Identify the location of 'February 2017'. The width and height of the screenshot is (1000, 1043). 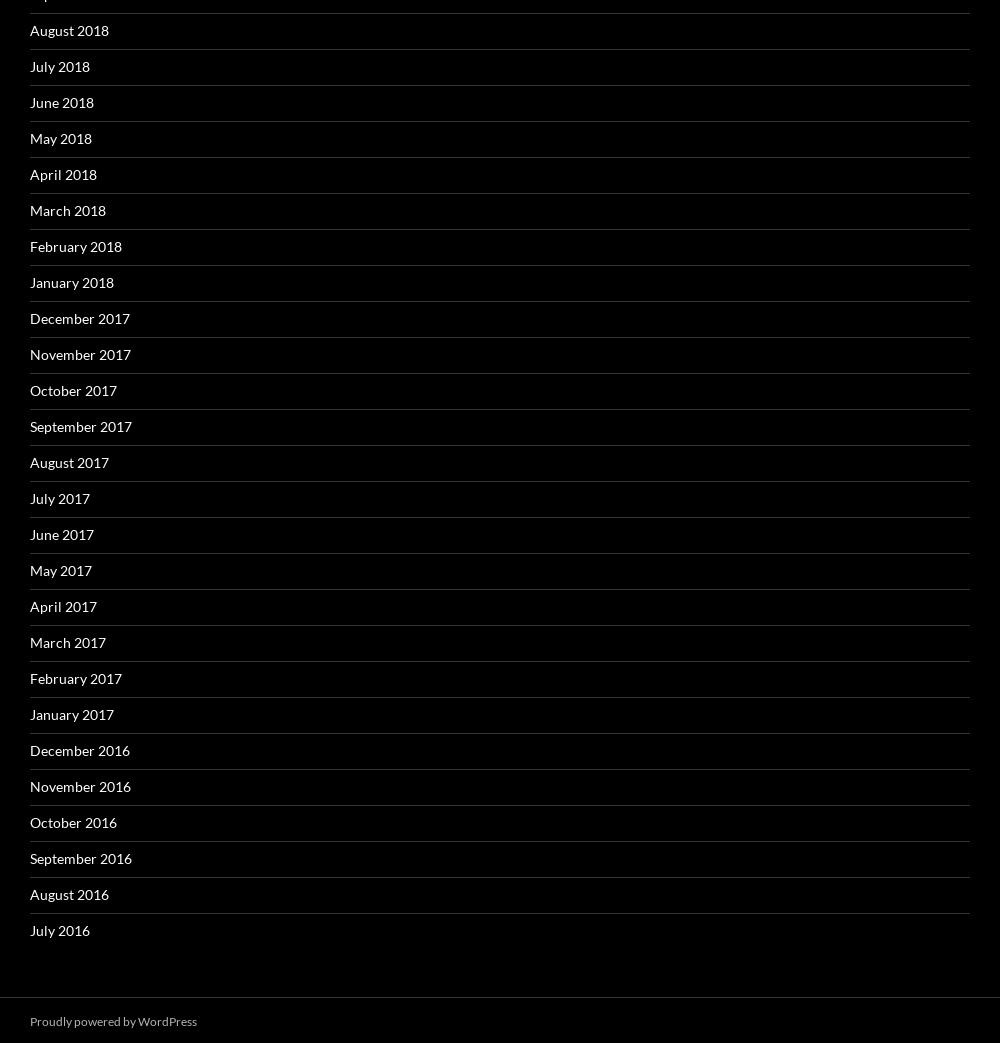
(75, 678).